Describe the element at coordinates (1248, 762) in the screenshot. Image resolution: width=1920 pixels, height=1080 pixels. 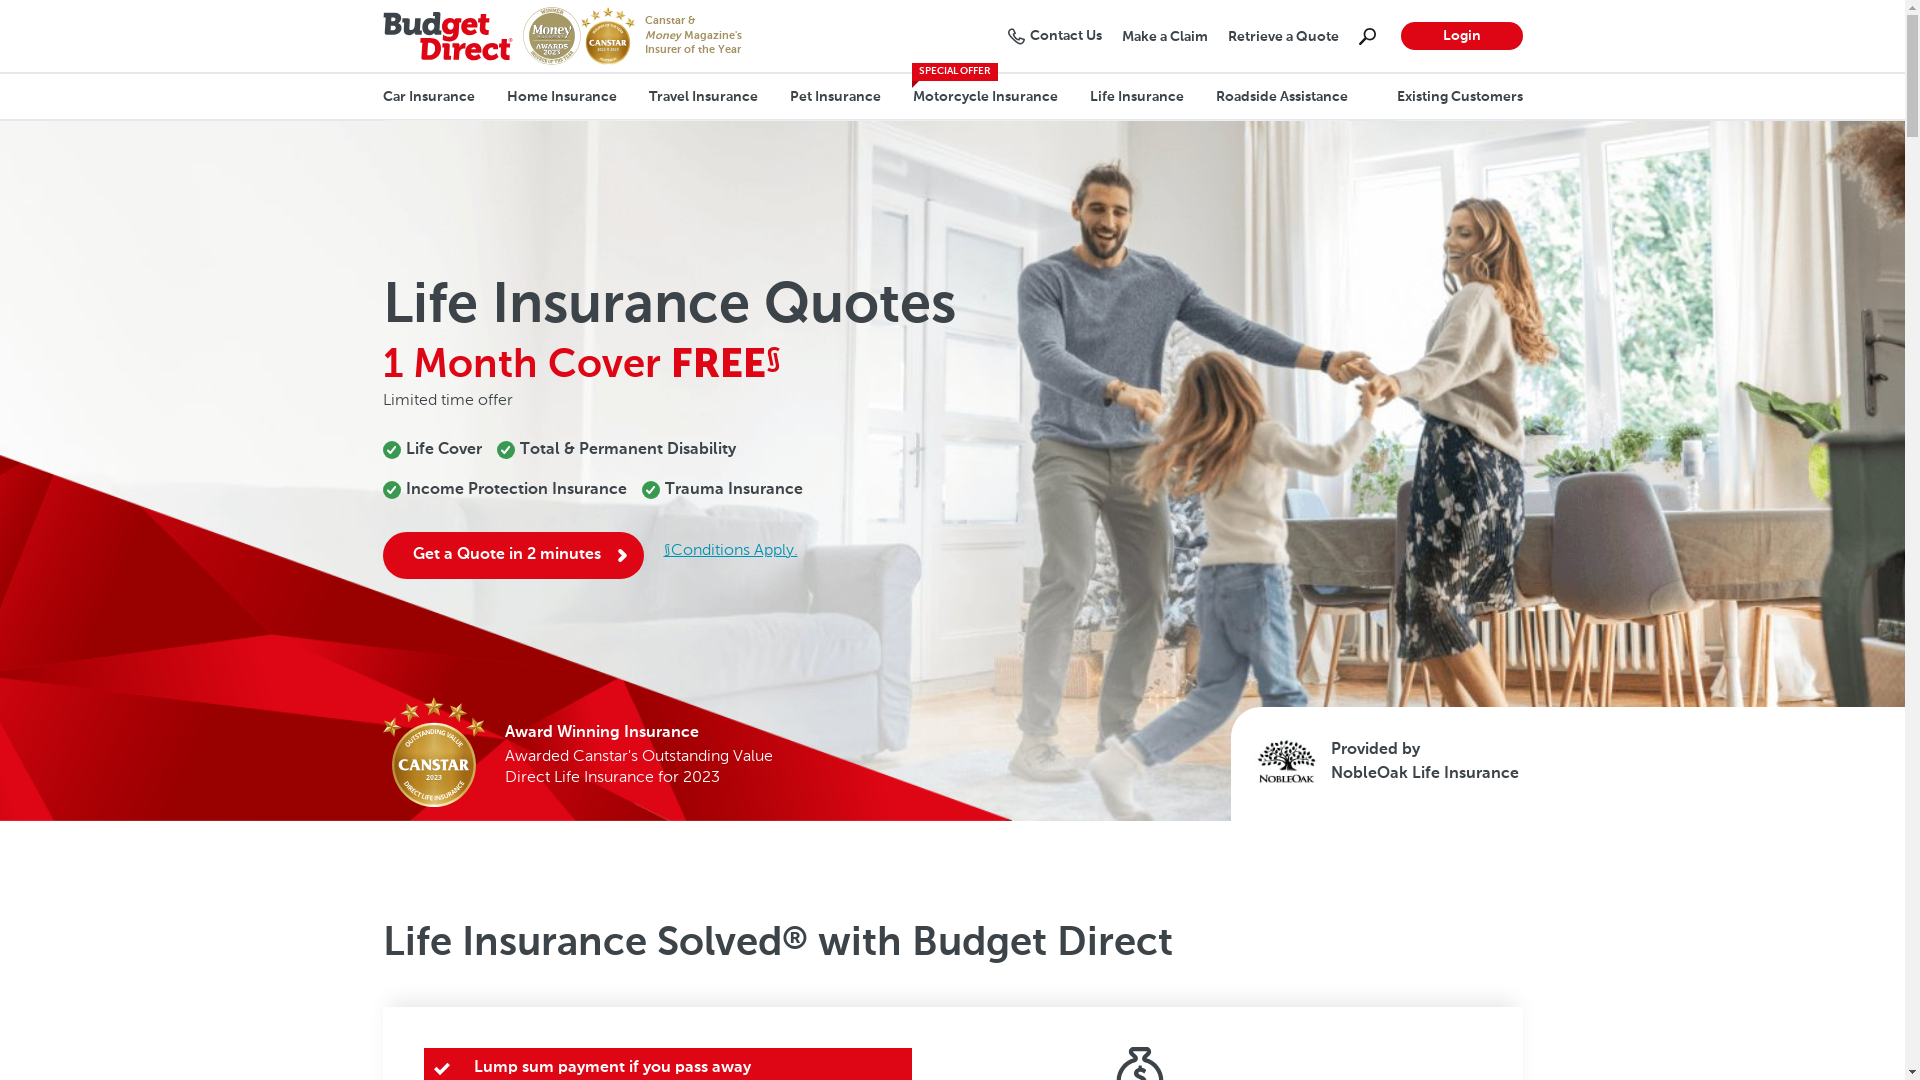
I see `'NobleOak Logo'` at that location.